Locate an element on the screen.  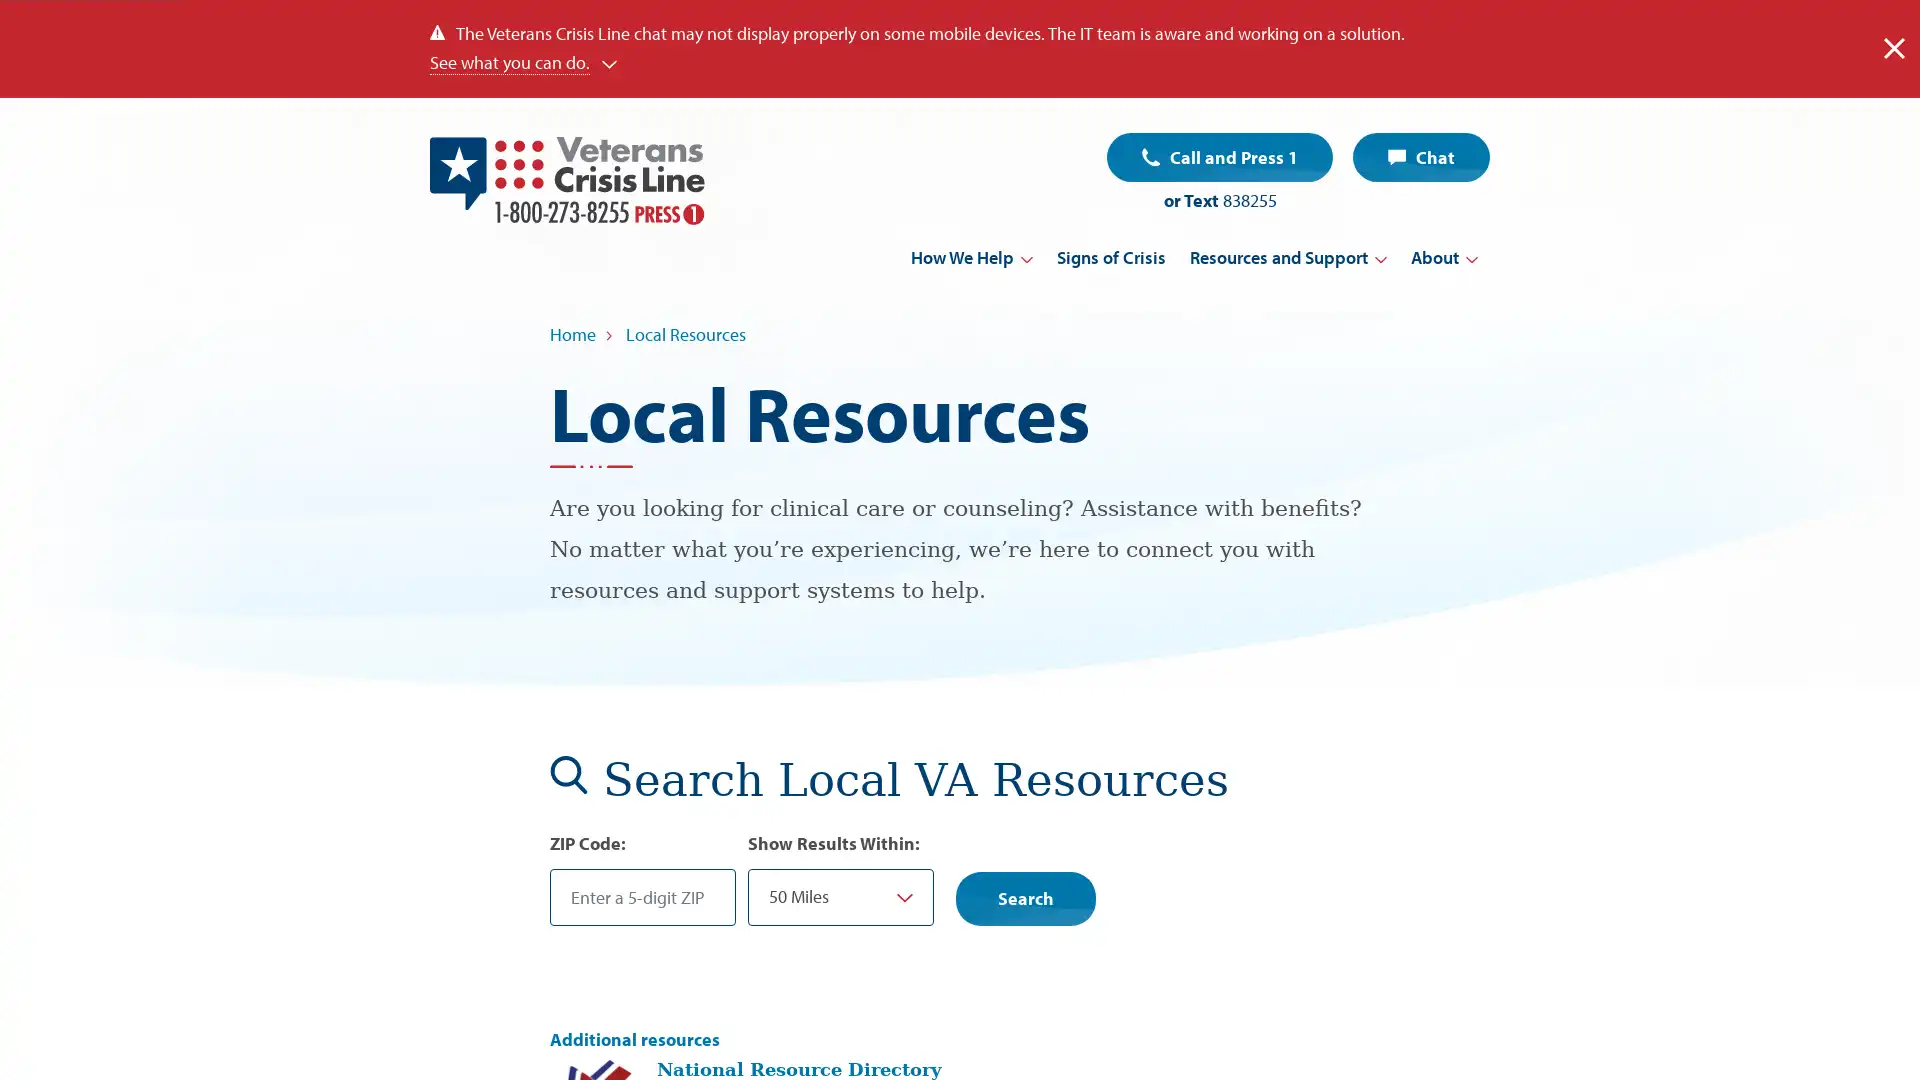
Close Banner is located at coordinates (1893, 47).